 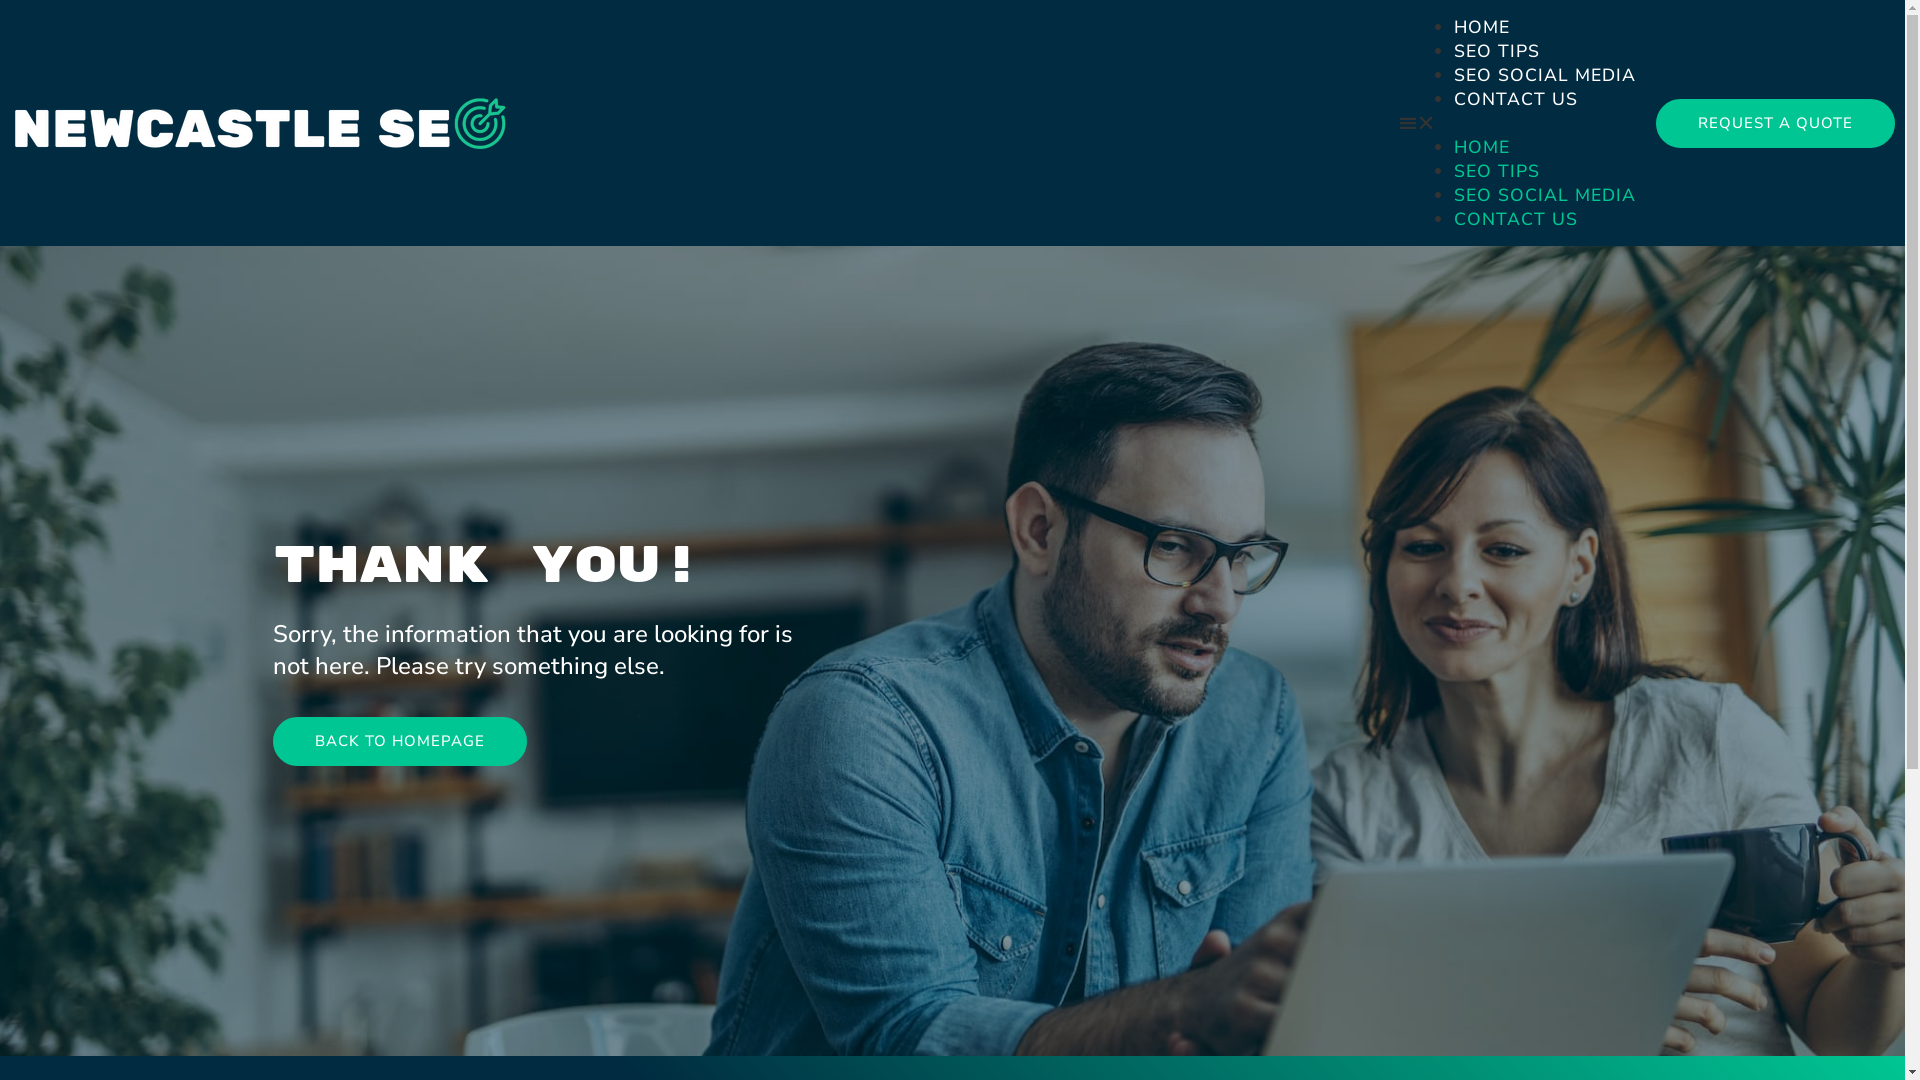 I want to click on 'REQUEST A QUOTE', so click(x=1775, y=122).